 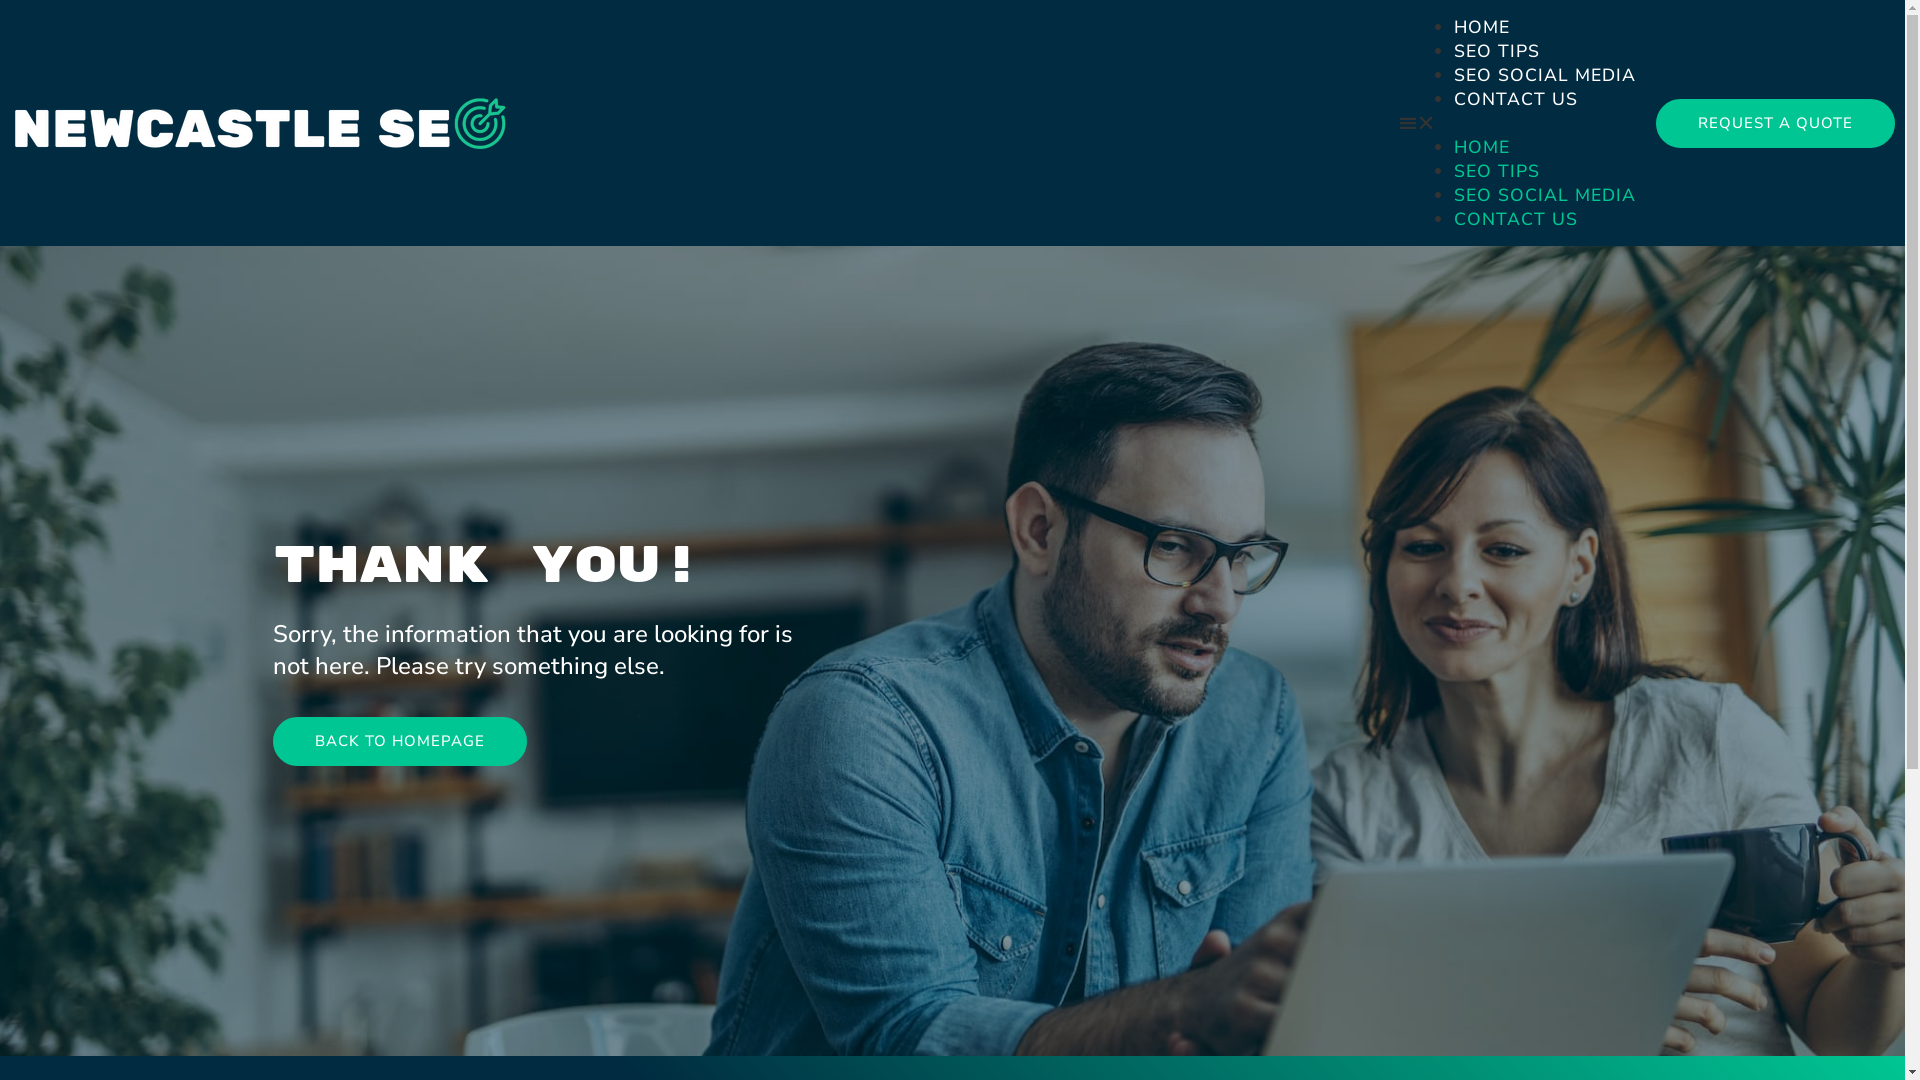 I want to click on 'REQUEST A QUOTE', so click(x=1775, y=122).